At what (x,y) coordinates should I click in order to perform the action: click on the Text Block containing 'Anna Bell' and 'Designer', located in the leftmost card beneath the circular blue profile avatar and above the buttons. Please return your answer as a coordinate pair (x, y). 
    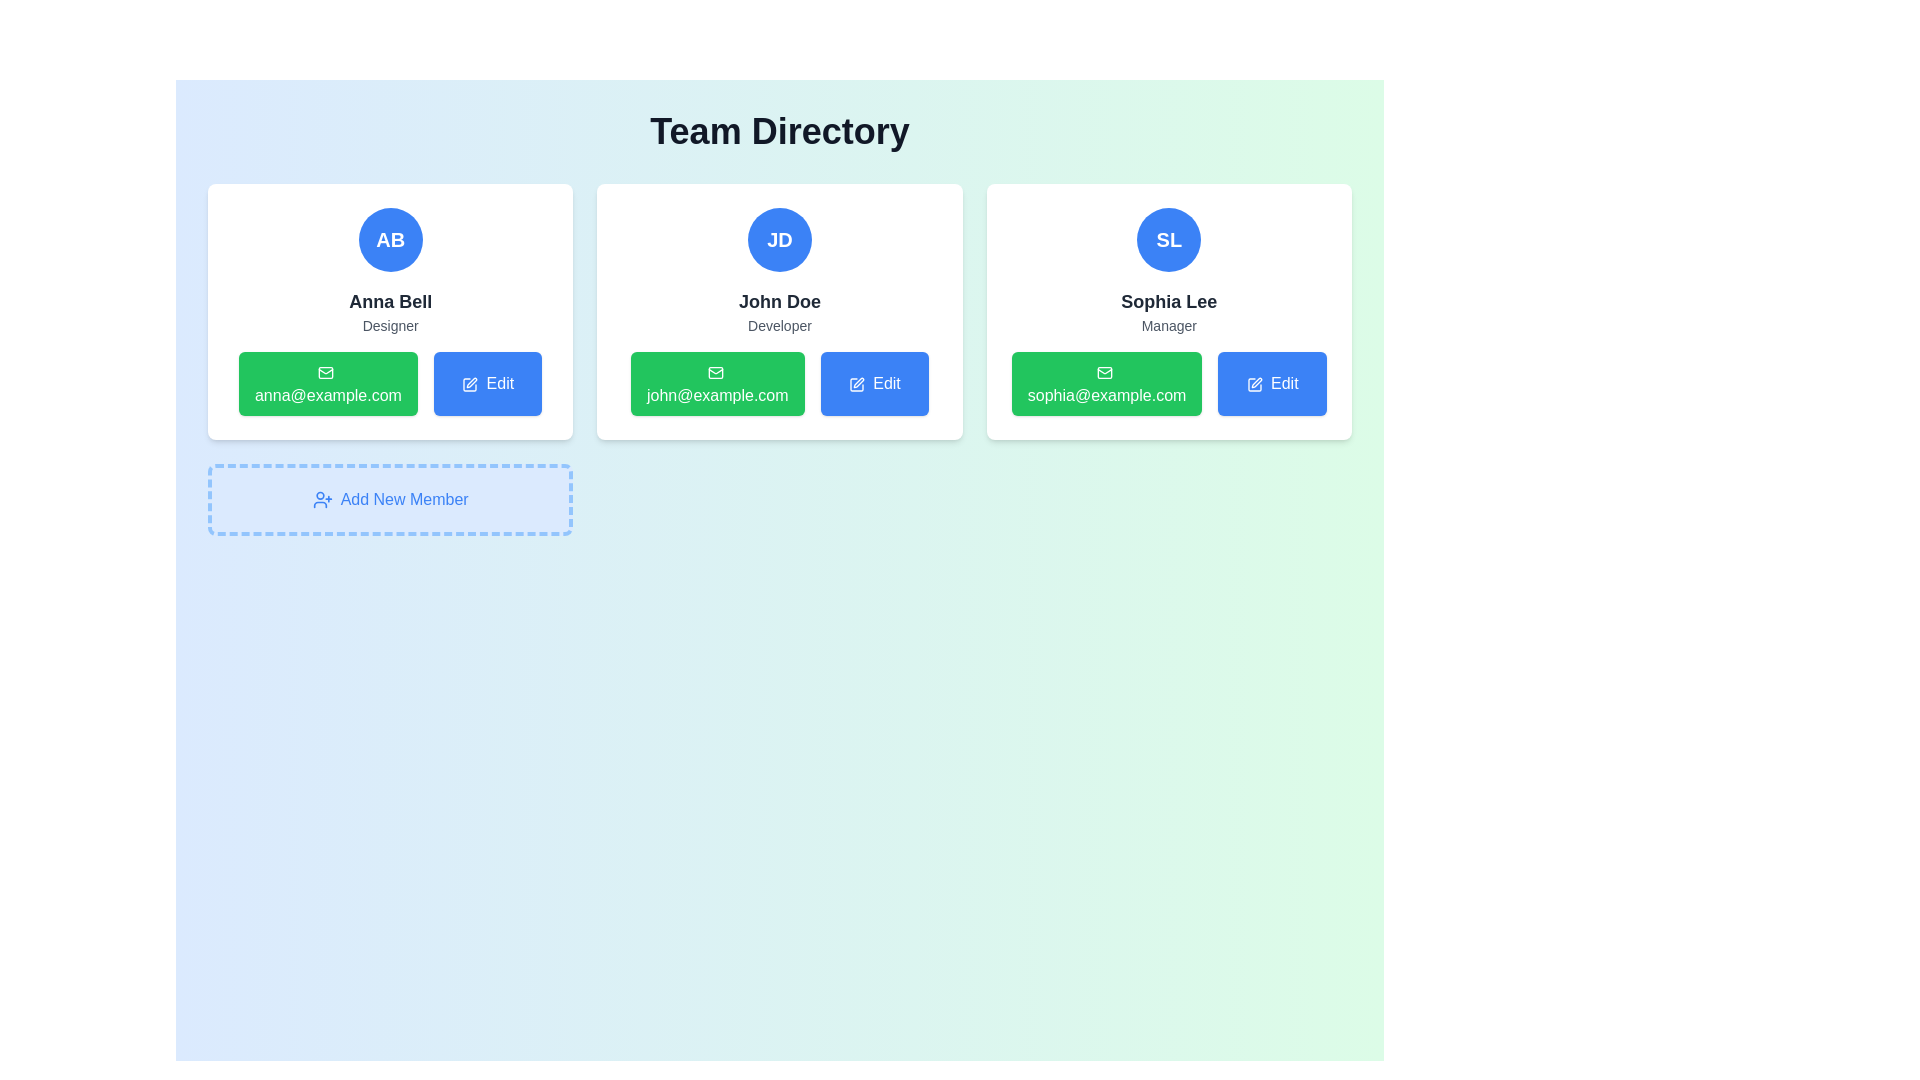
    Looking at the image, I should click on (390, 312).